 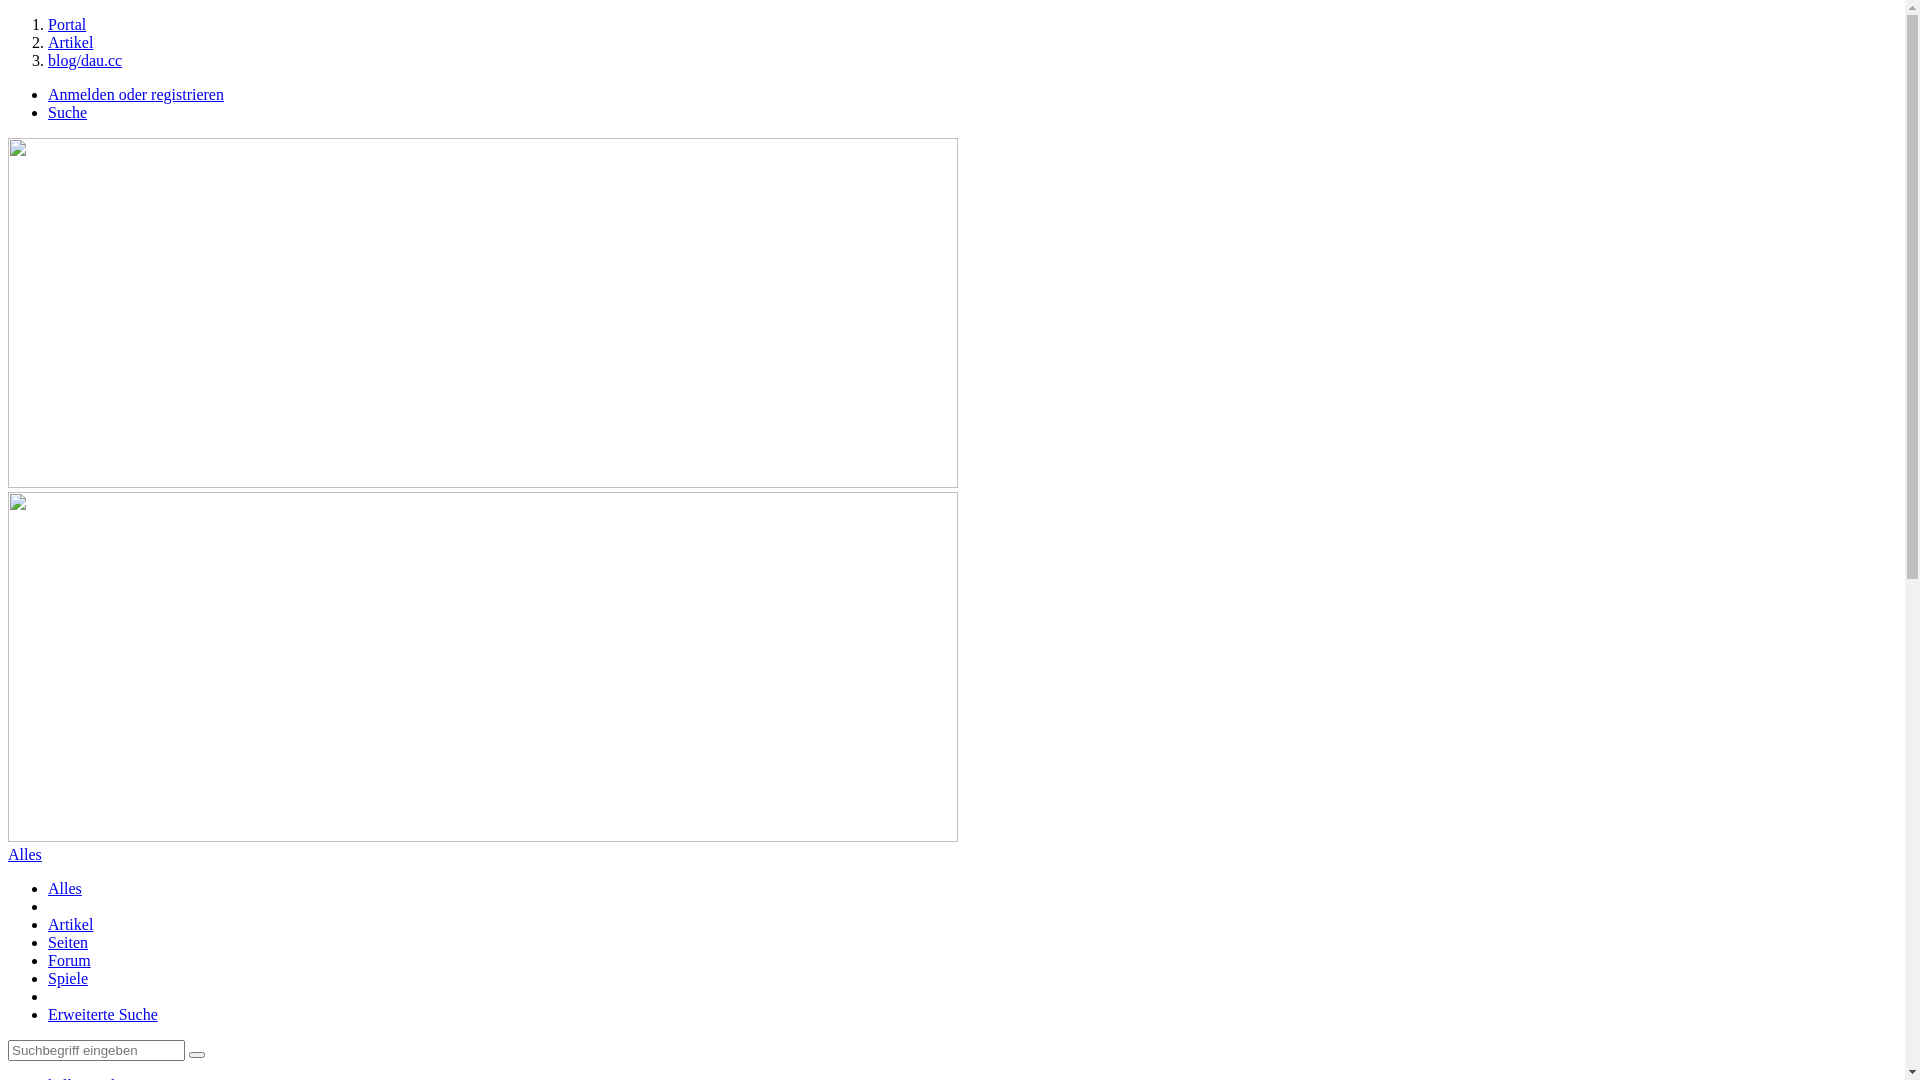 I want to click on 'Spiele', so click(x=67, y=977).